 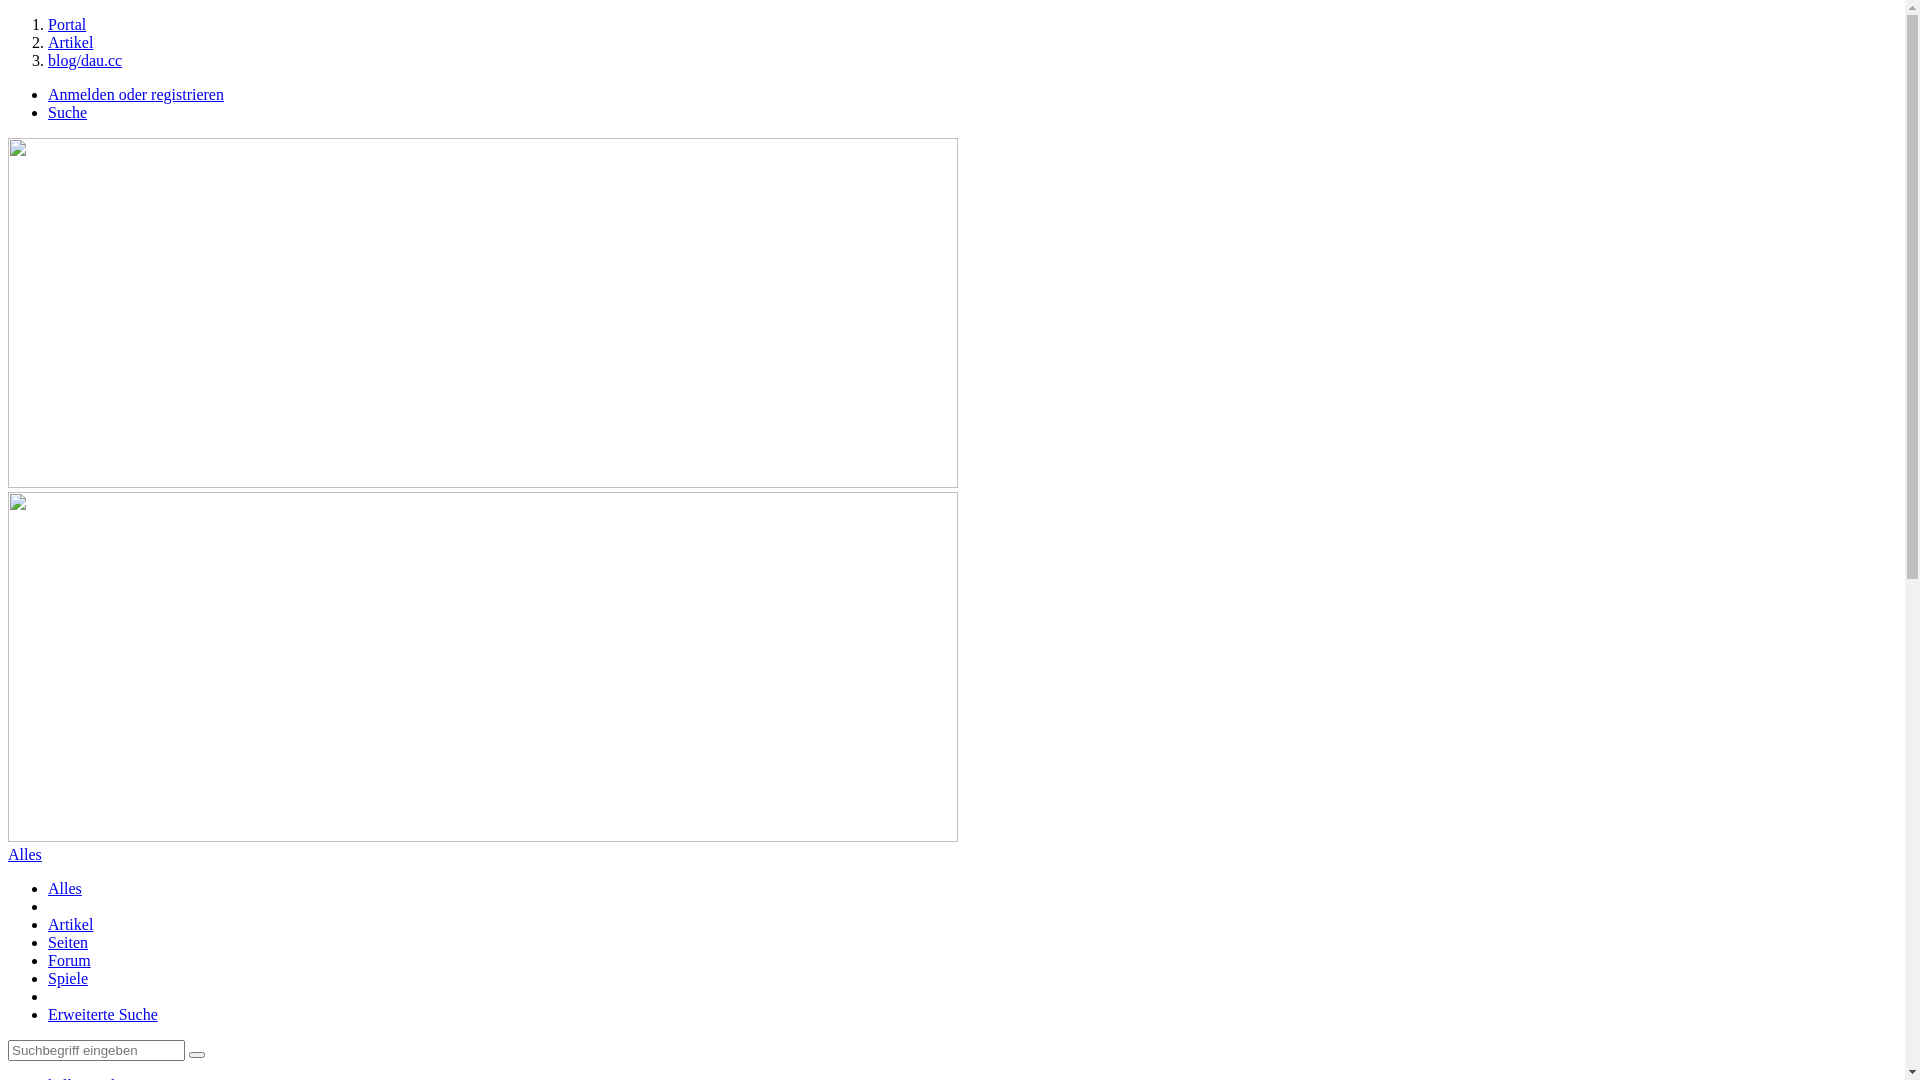 I want to click on 'Spiele', so click(x=67, y=977).